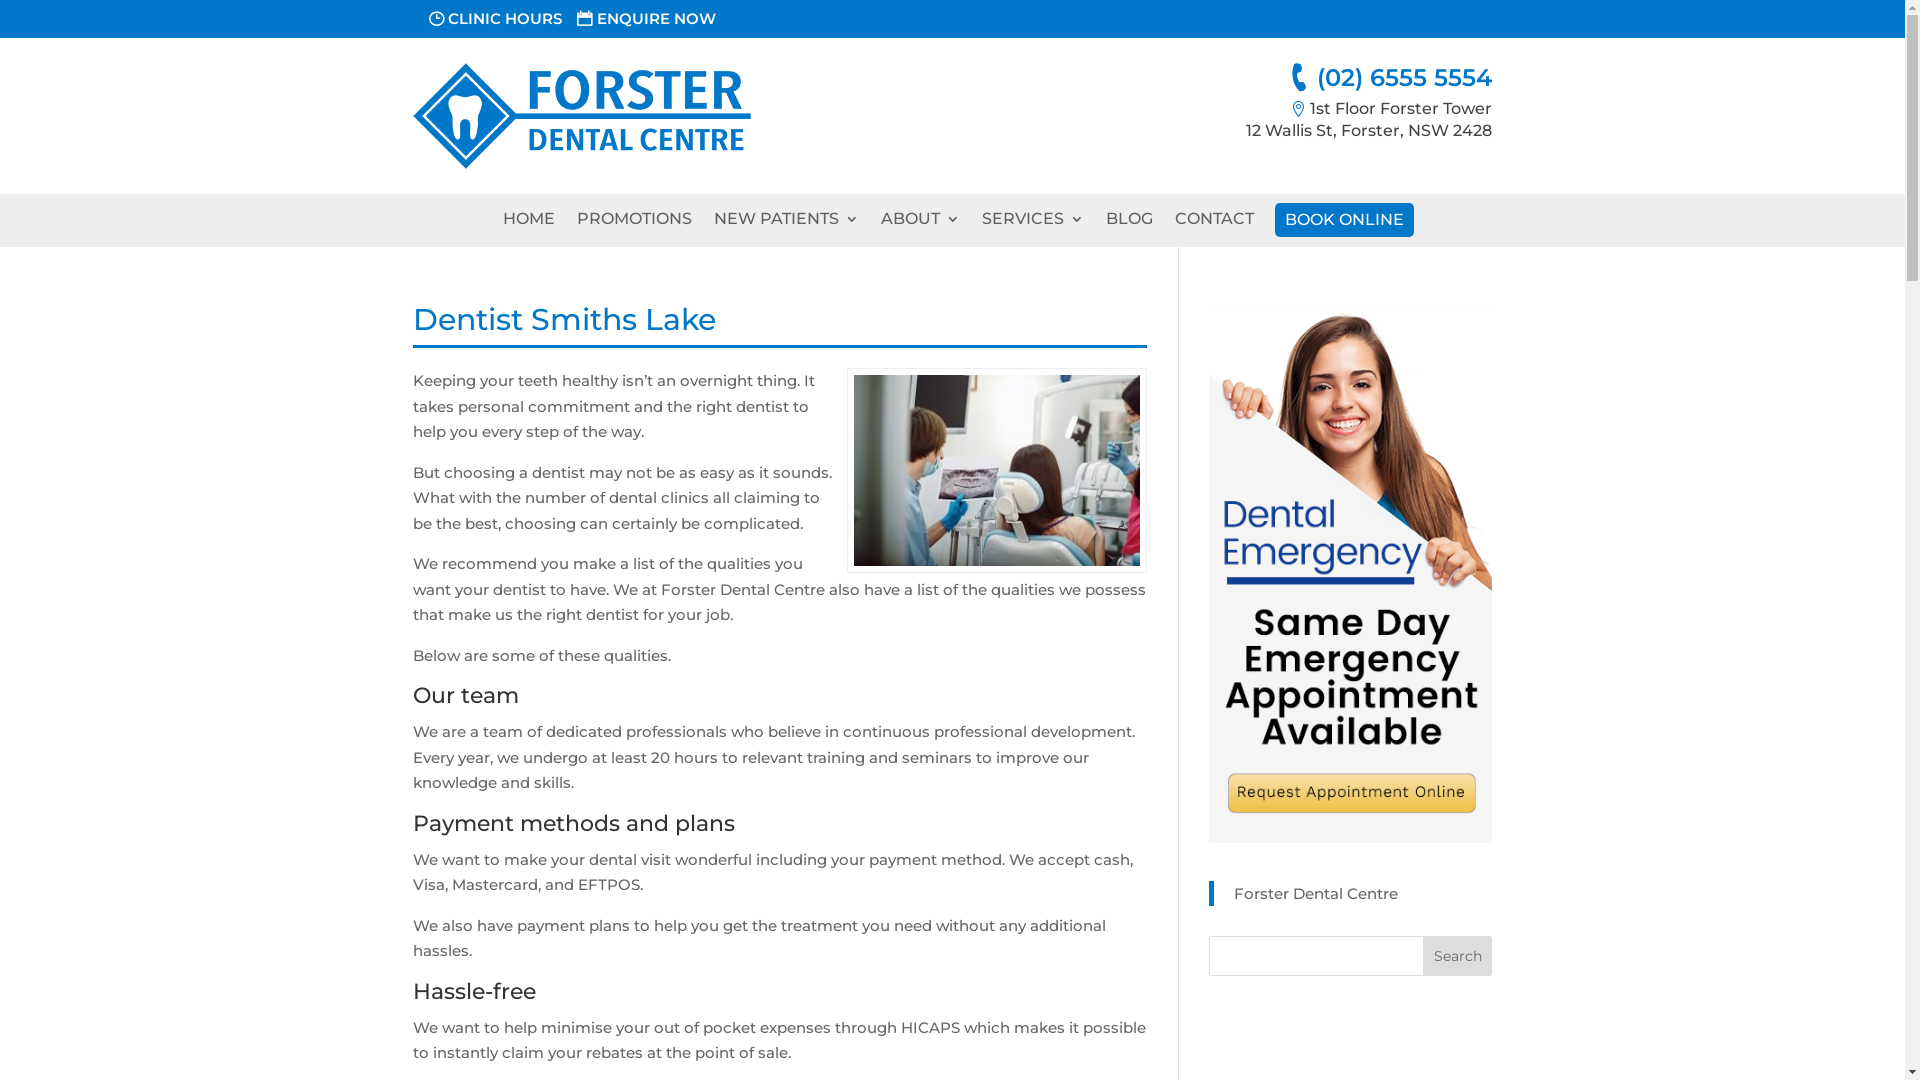  What do you see at coordinates (1458, 955) in the screenshot?
I see `'Search'` at bounding box center [1458, 955].